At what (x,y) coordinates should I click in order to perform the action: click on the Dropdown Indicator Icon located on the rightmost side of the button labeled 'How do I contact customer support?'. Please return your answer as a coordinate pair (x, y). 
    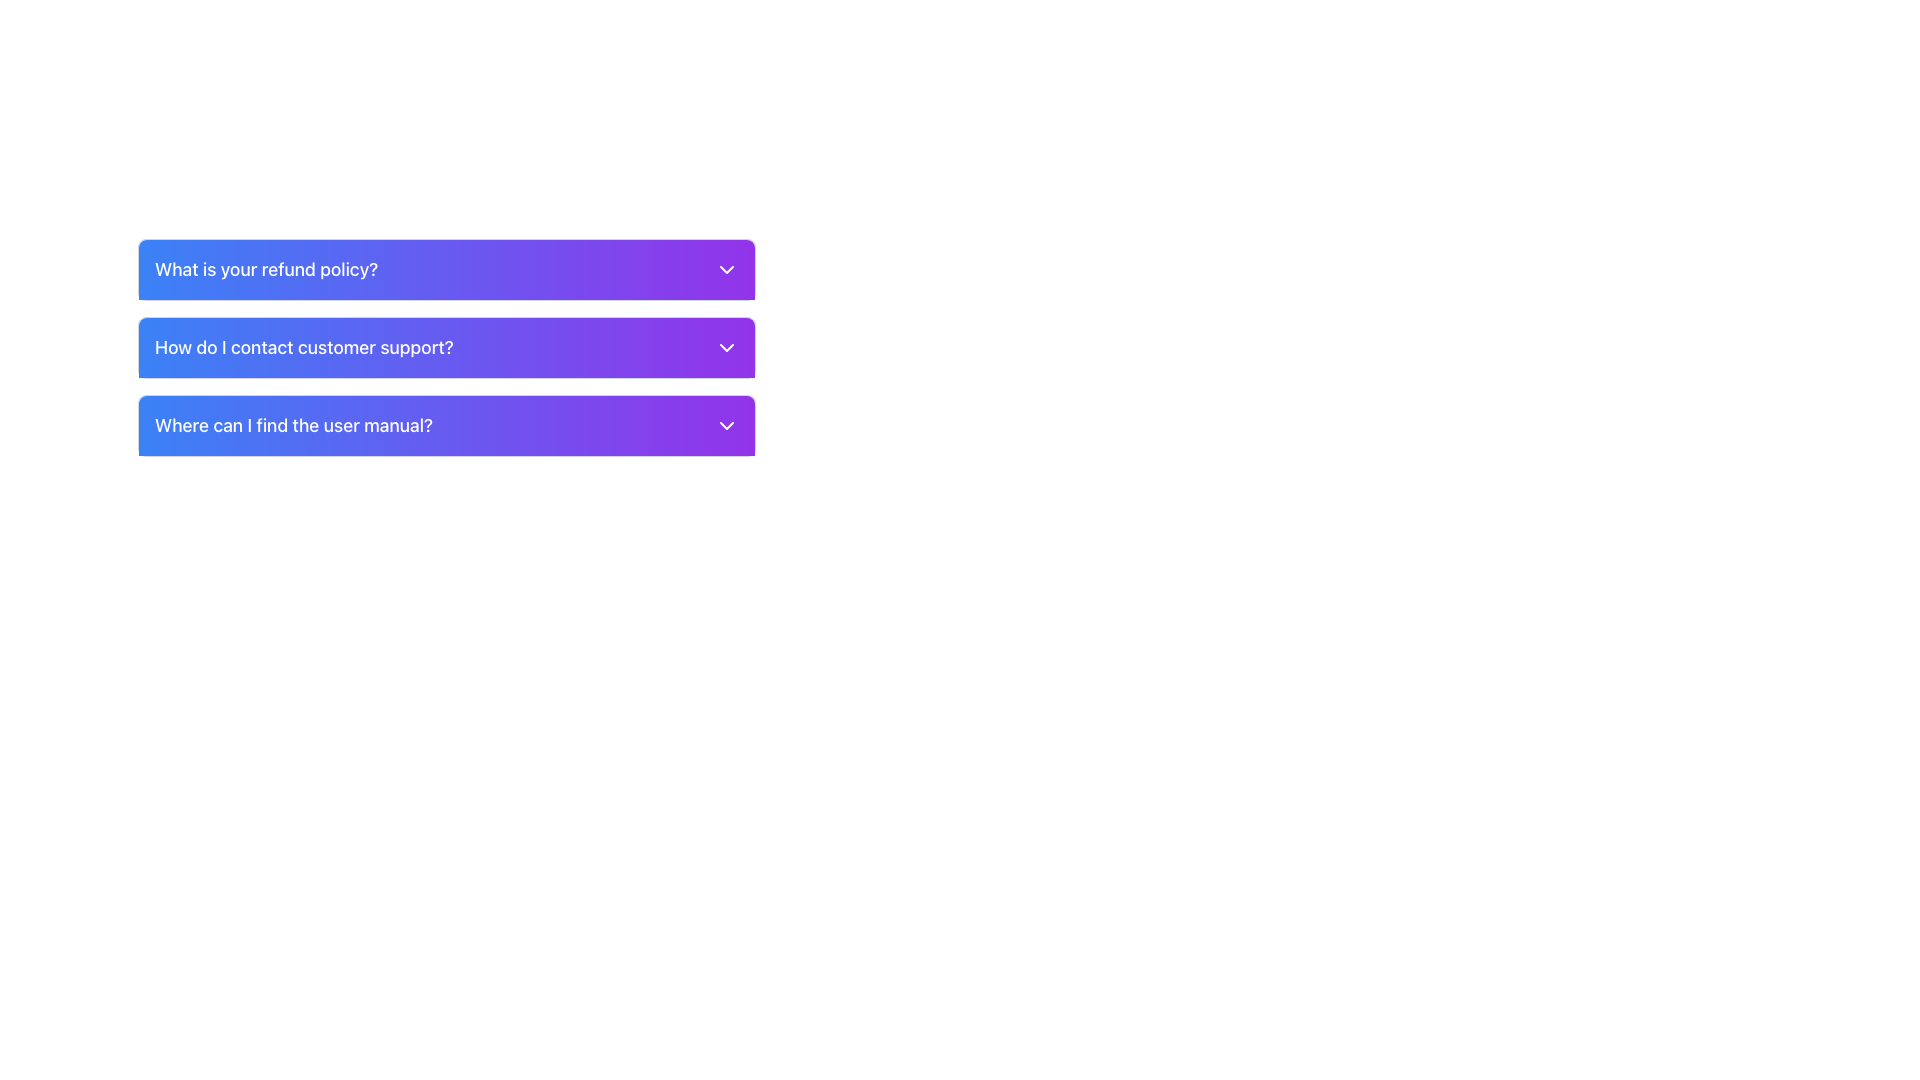
    Looking at the image, I should click on (725, 346).